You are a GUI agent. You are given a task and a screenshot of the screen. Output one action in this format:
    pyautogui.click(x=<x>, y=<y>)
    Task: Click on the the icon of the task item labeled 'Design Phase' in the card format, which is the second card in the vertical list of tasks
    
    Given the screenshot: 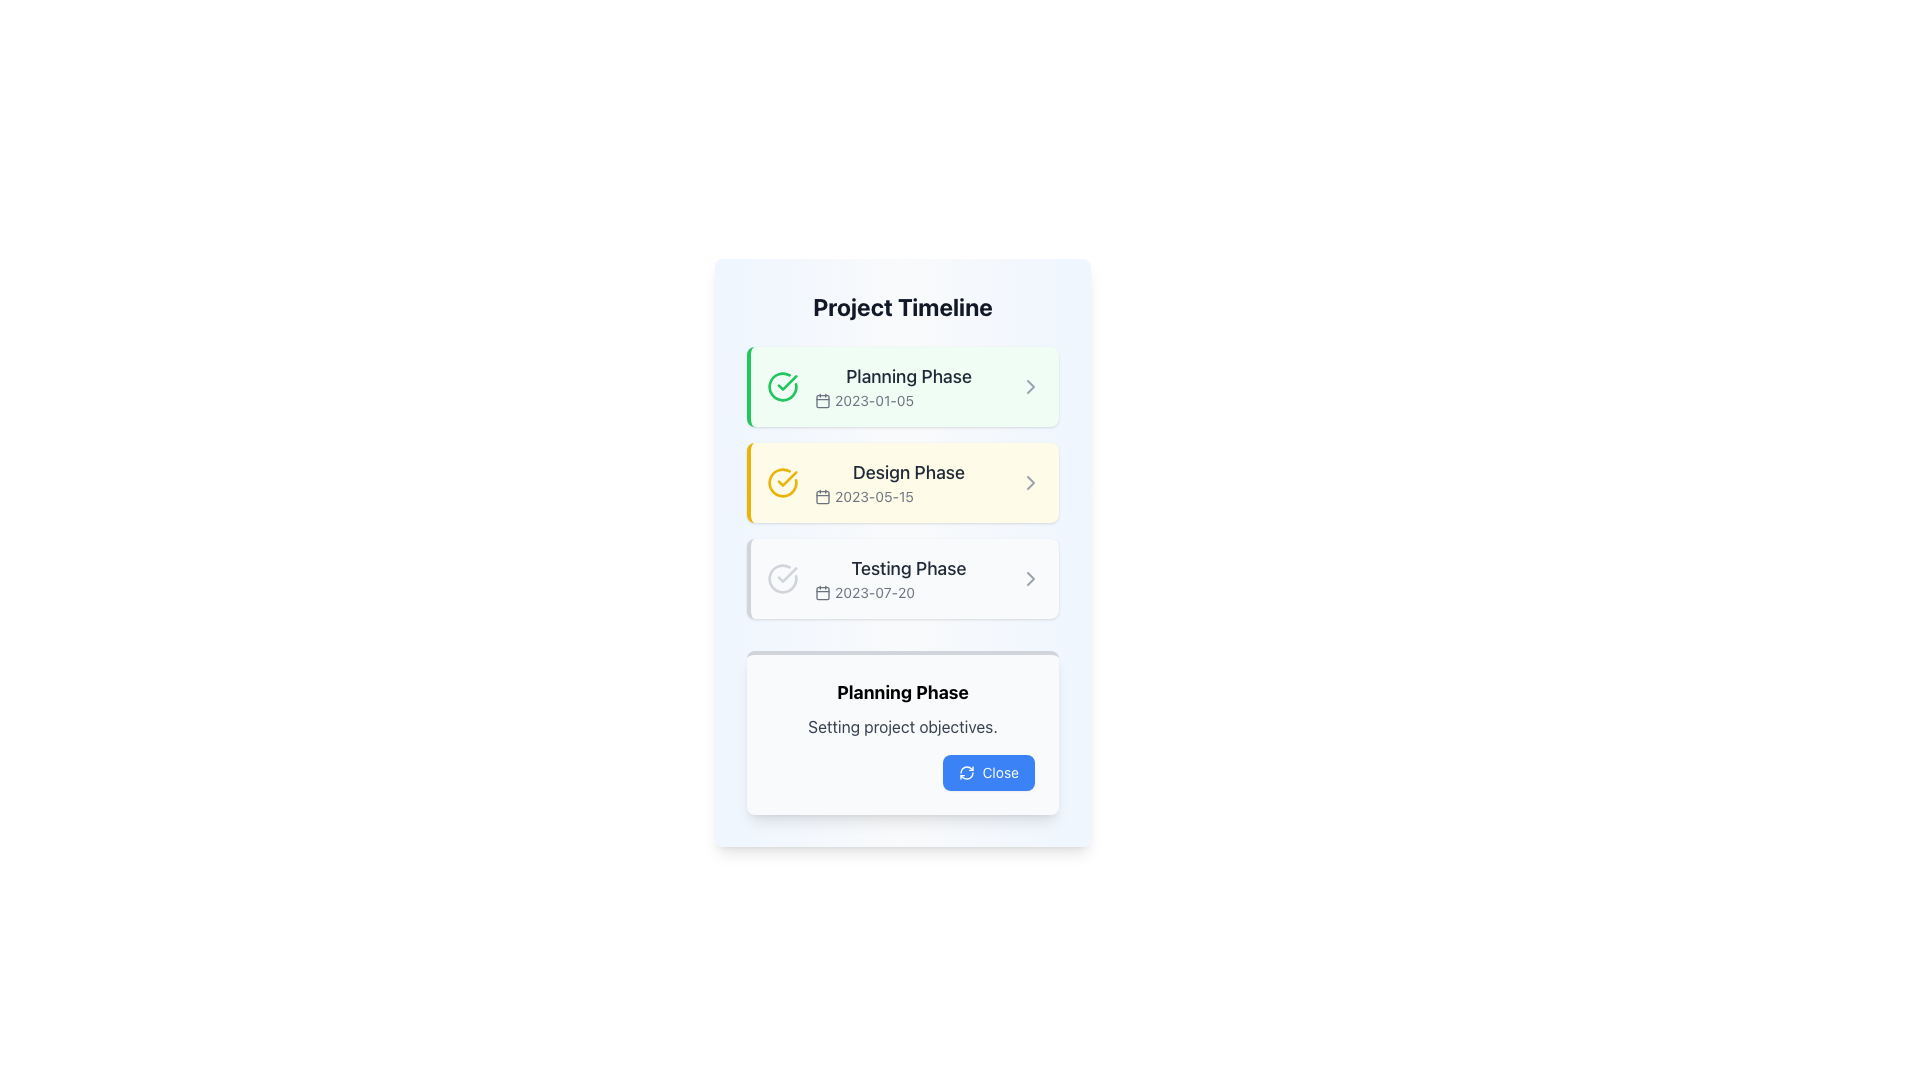 What is the action you would take?
    pyautogui.click(x=907, y=482)
    